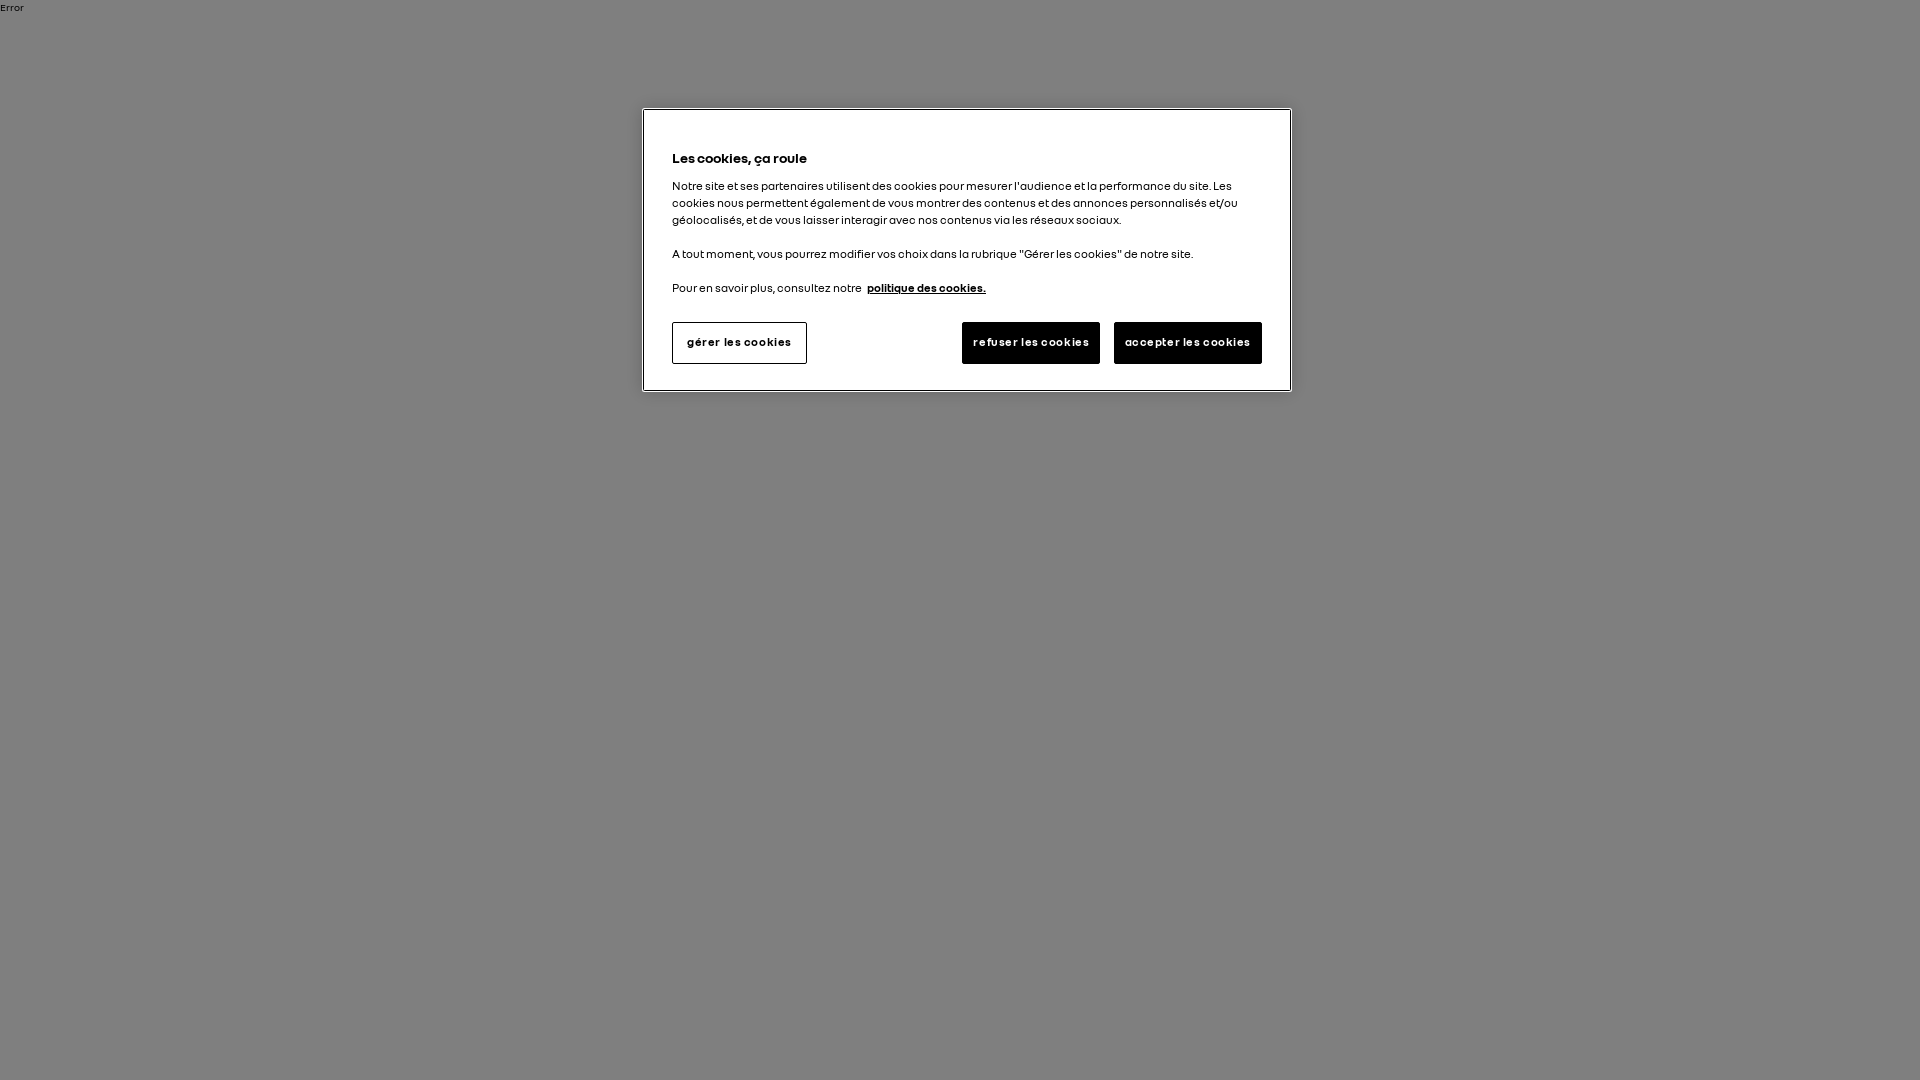 Image resolution: width=1920 pixels, height=1080 pixels. Describe the element at coordinates (1031, 342) in the screenshot. I see `'refuser les cookies'` at that location.